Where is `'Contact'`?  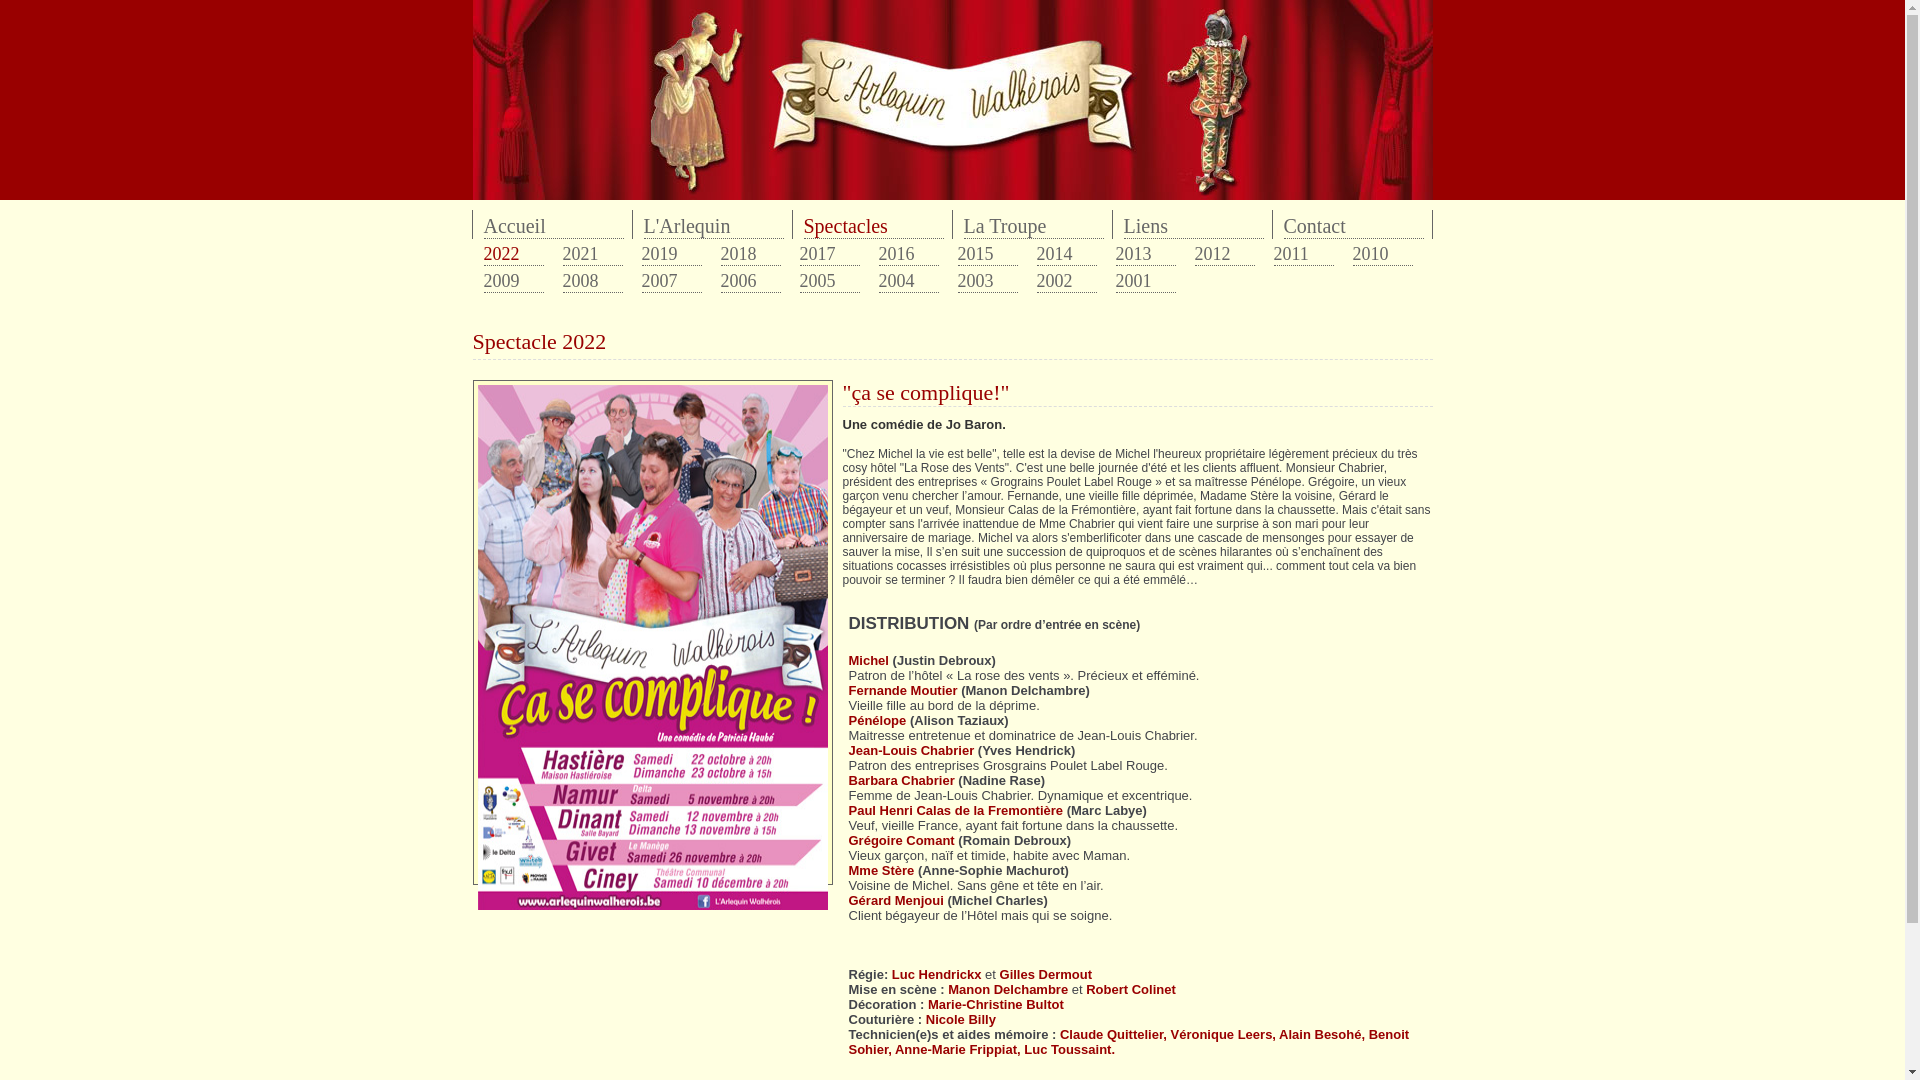
'Contact' is located at coordinates (1283, 226).